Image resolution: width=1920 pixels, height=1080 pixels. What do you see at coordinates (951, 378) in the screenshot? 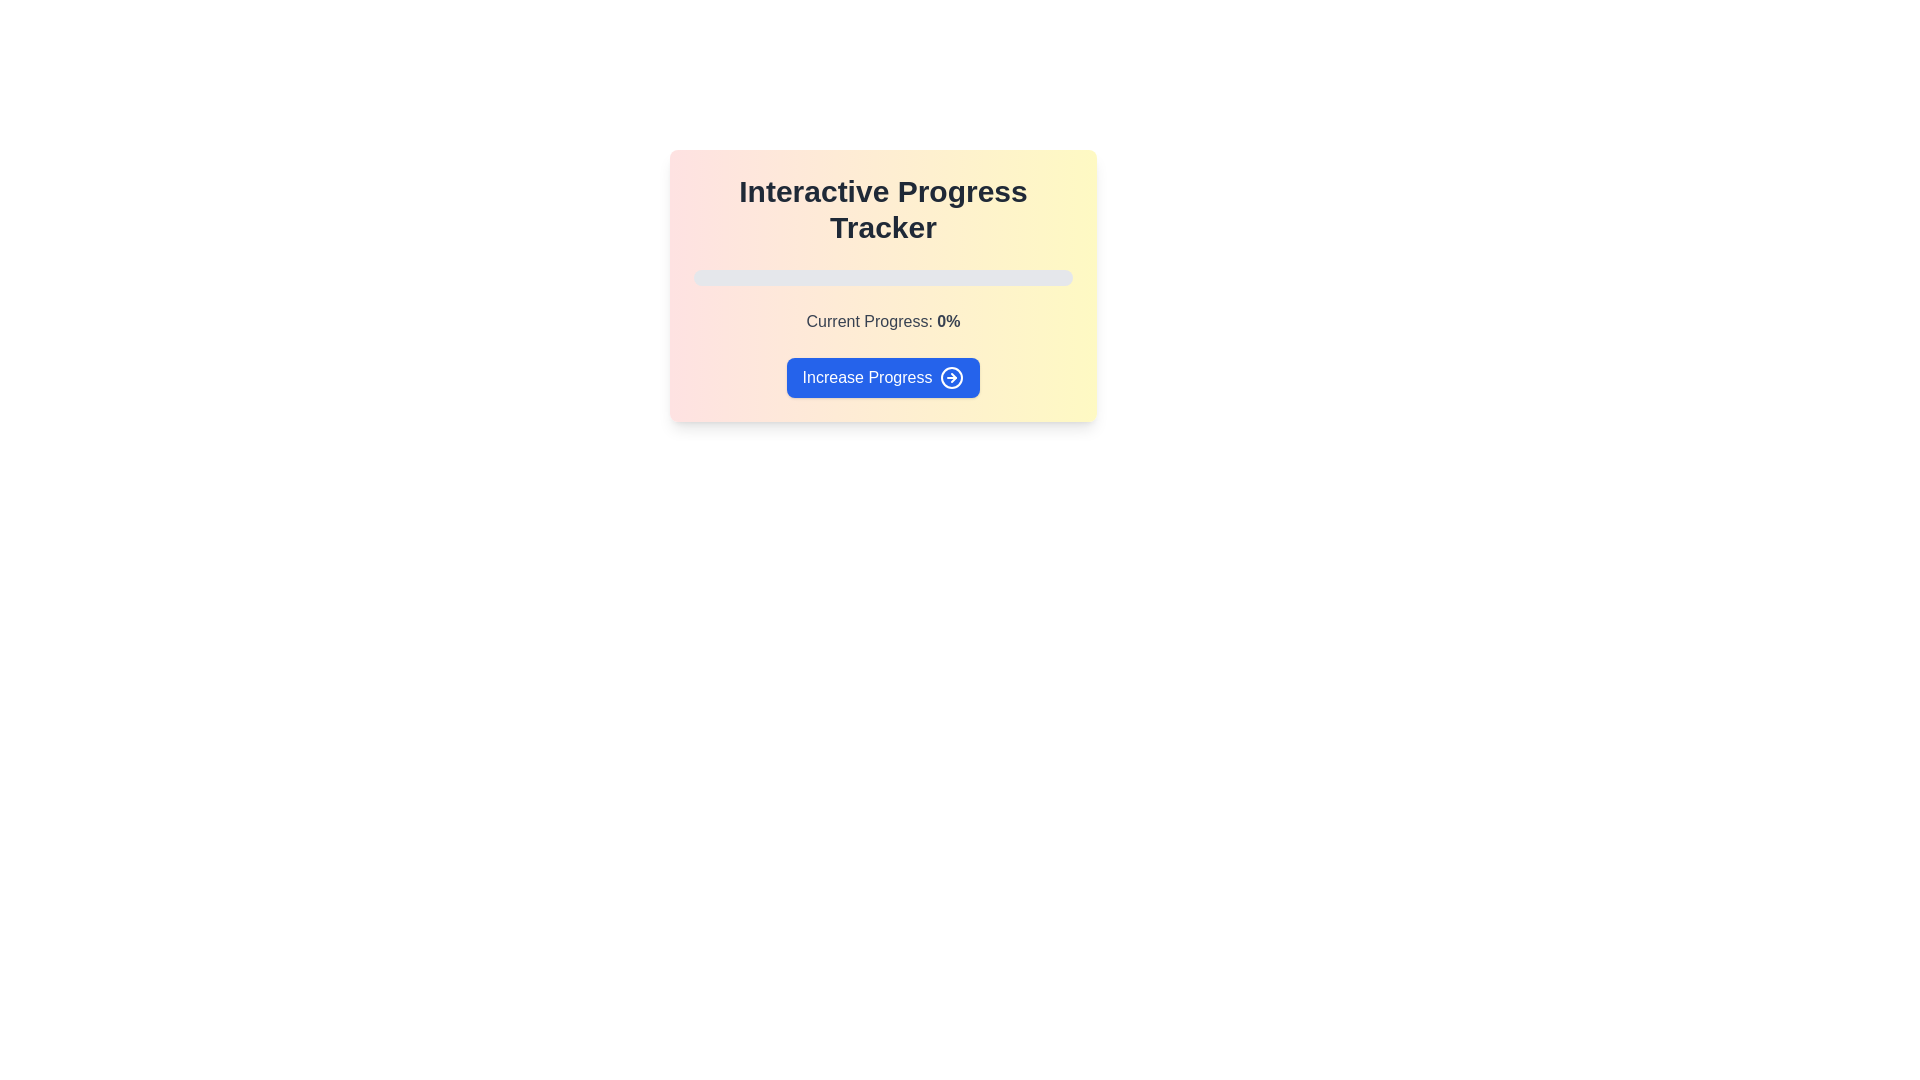
I see `the SVG circle element that serves as a decorative component of the 'Increase Progress' button, which enhances its presentation with a circular arrow icon` at bounding box center [951, 378].